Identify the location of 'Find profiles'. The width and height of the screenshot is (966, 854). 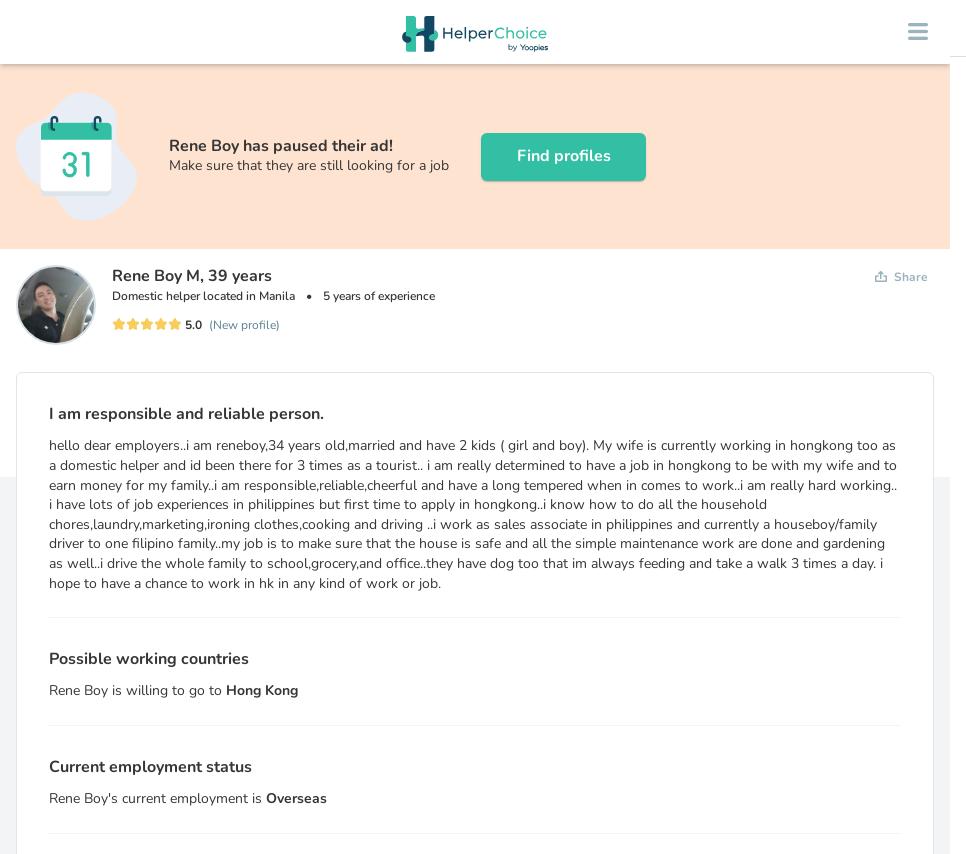
(515, 156).